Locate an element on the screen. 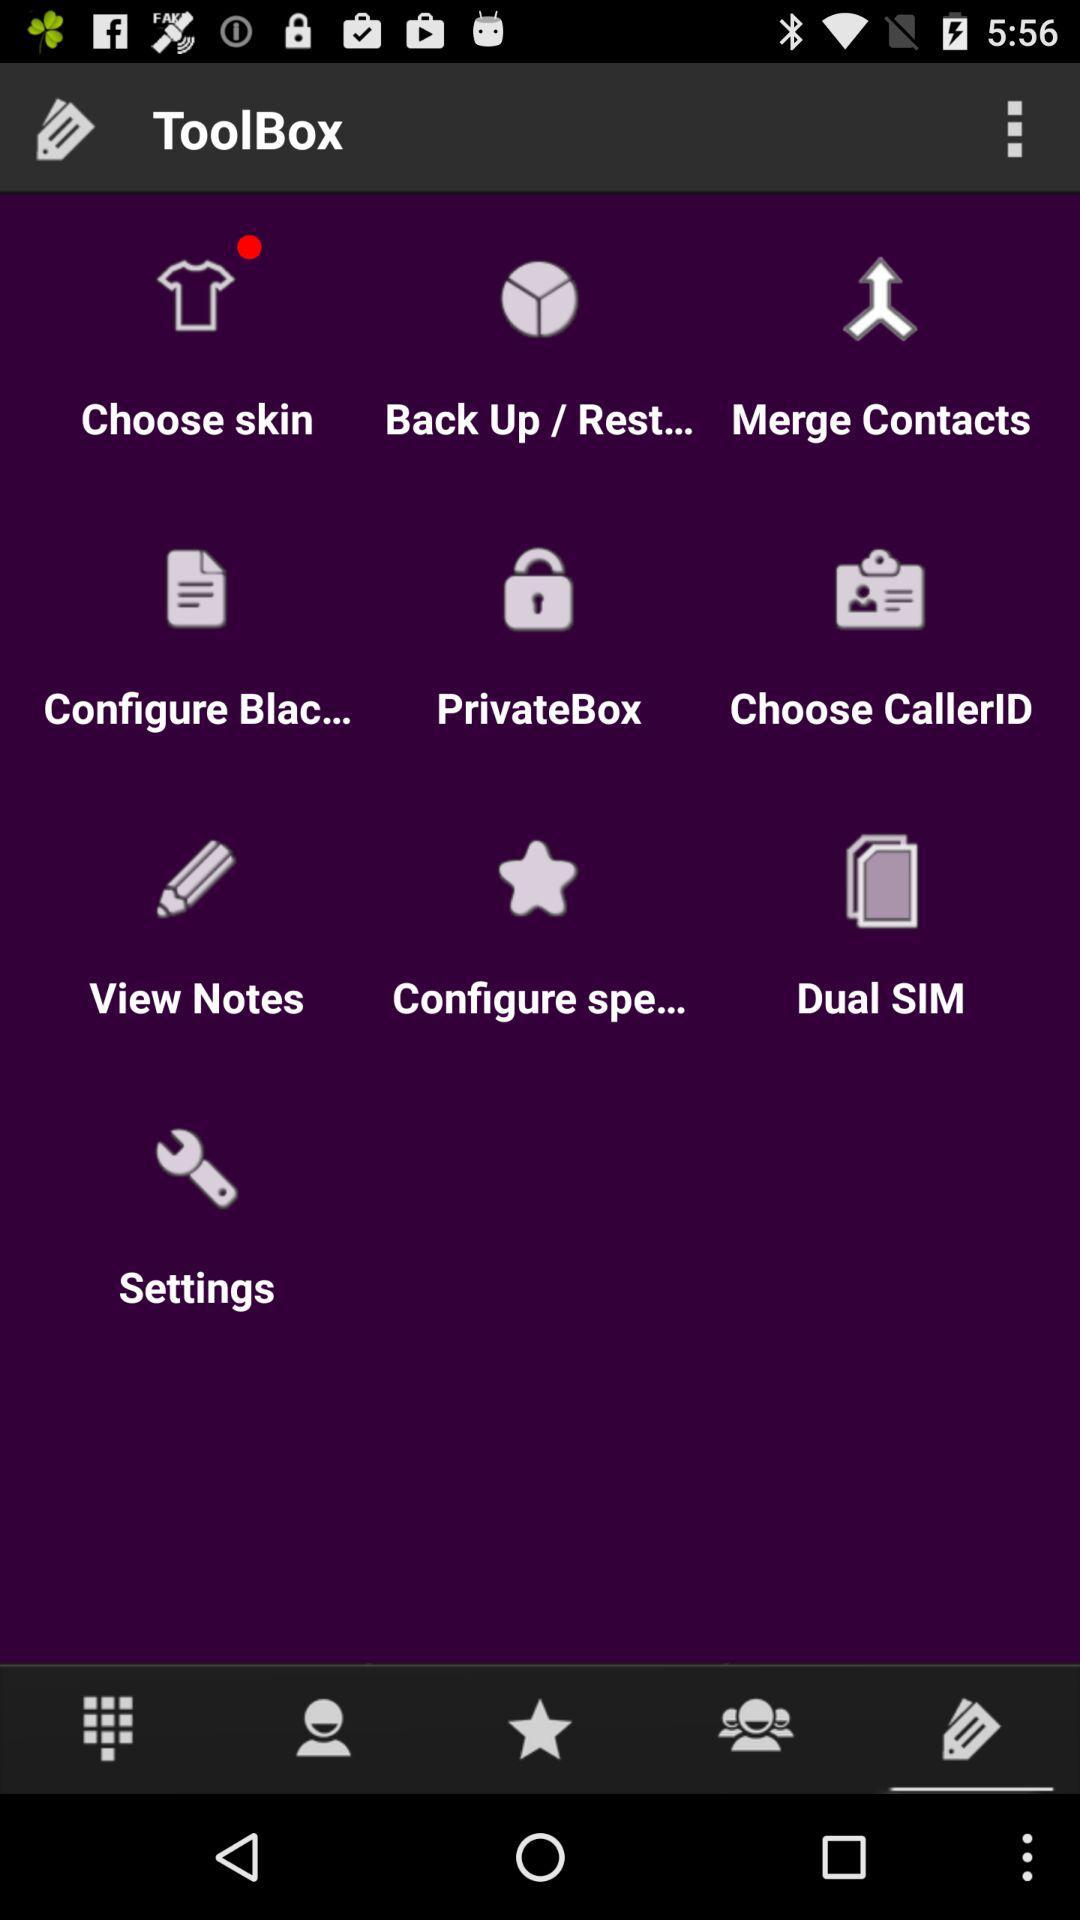 This screenshot has height=1920, width=1080. contacts is located at coordinates (756, 1727).